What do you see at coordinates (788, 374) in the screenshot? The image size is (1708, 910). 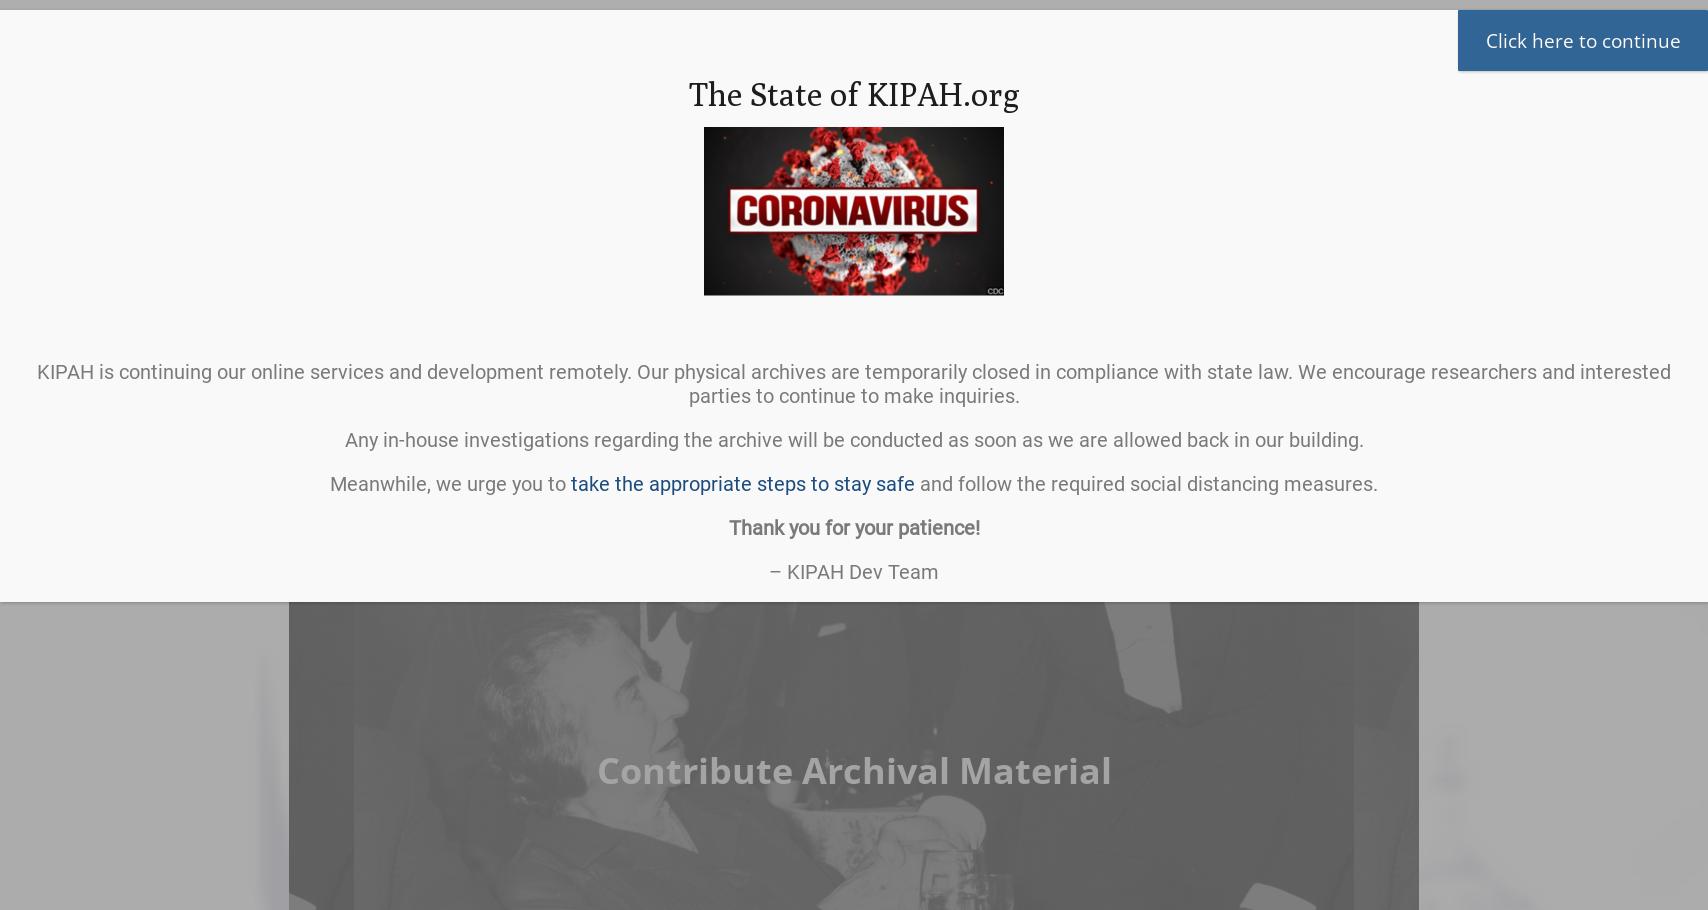 I see `'From the Archivist'` at bounding box center [788, 374].